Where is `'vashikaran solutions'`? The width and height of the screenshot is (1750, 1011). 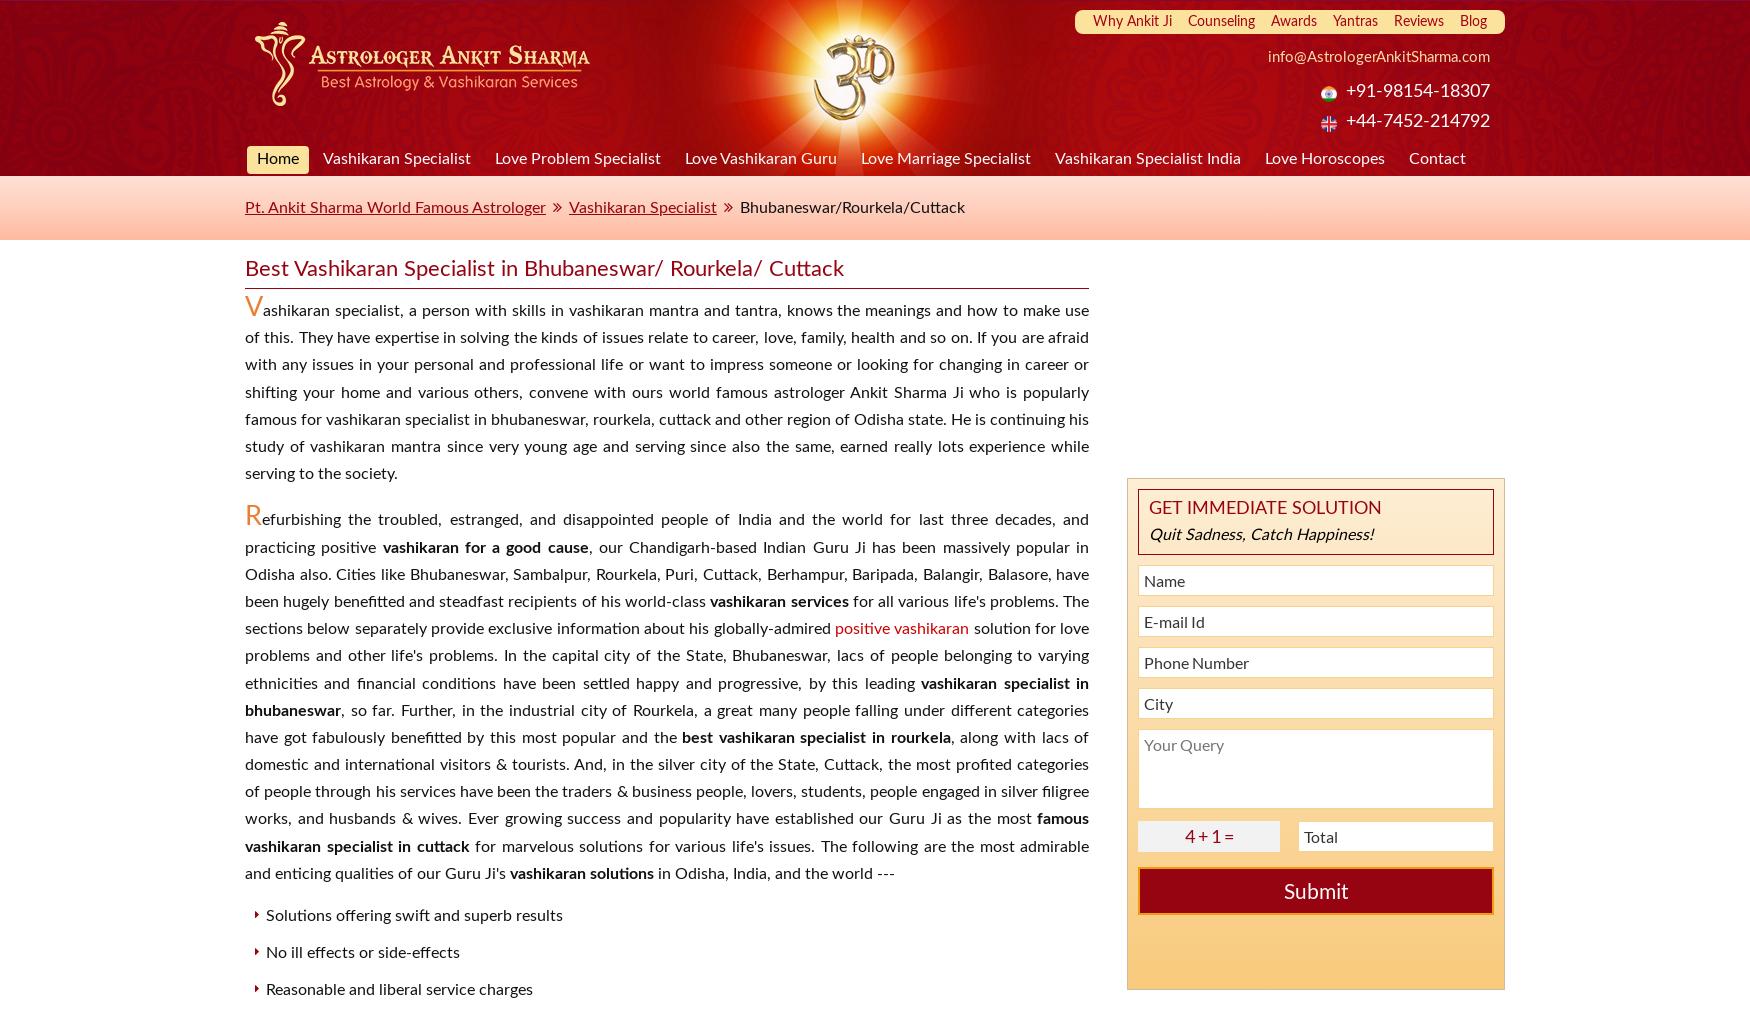
'vashikaran solutions' is located at coordinates (508, 872).